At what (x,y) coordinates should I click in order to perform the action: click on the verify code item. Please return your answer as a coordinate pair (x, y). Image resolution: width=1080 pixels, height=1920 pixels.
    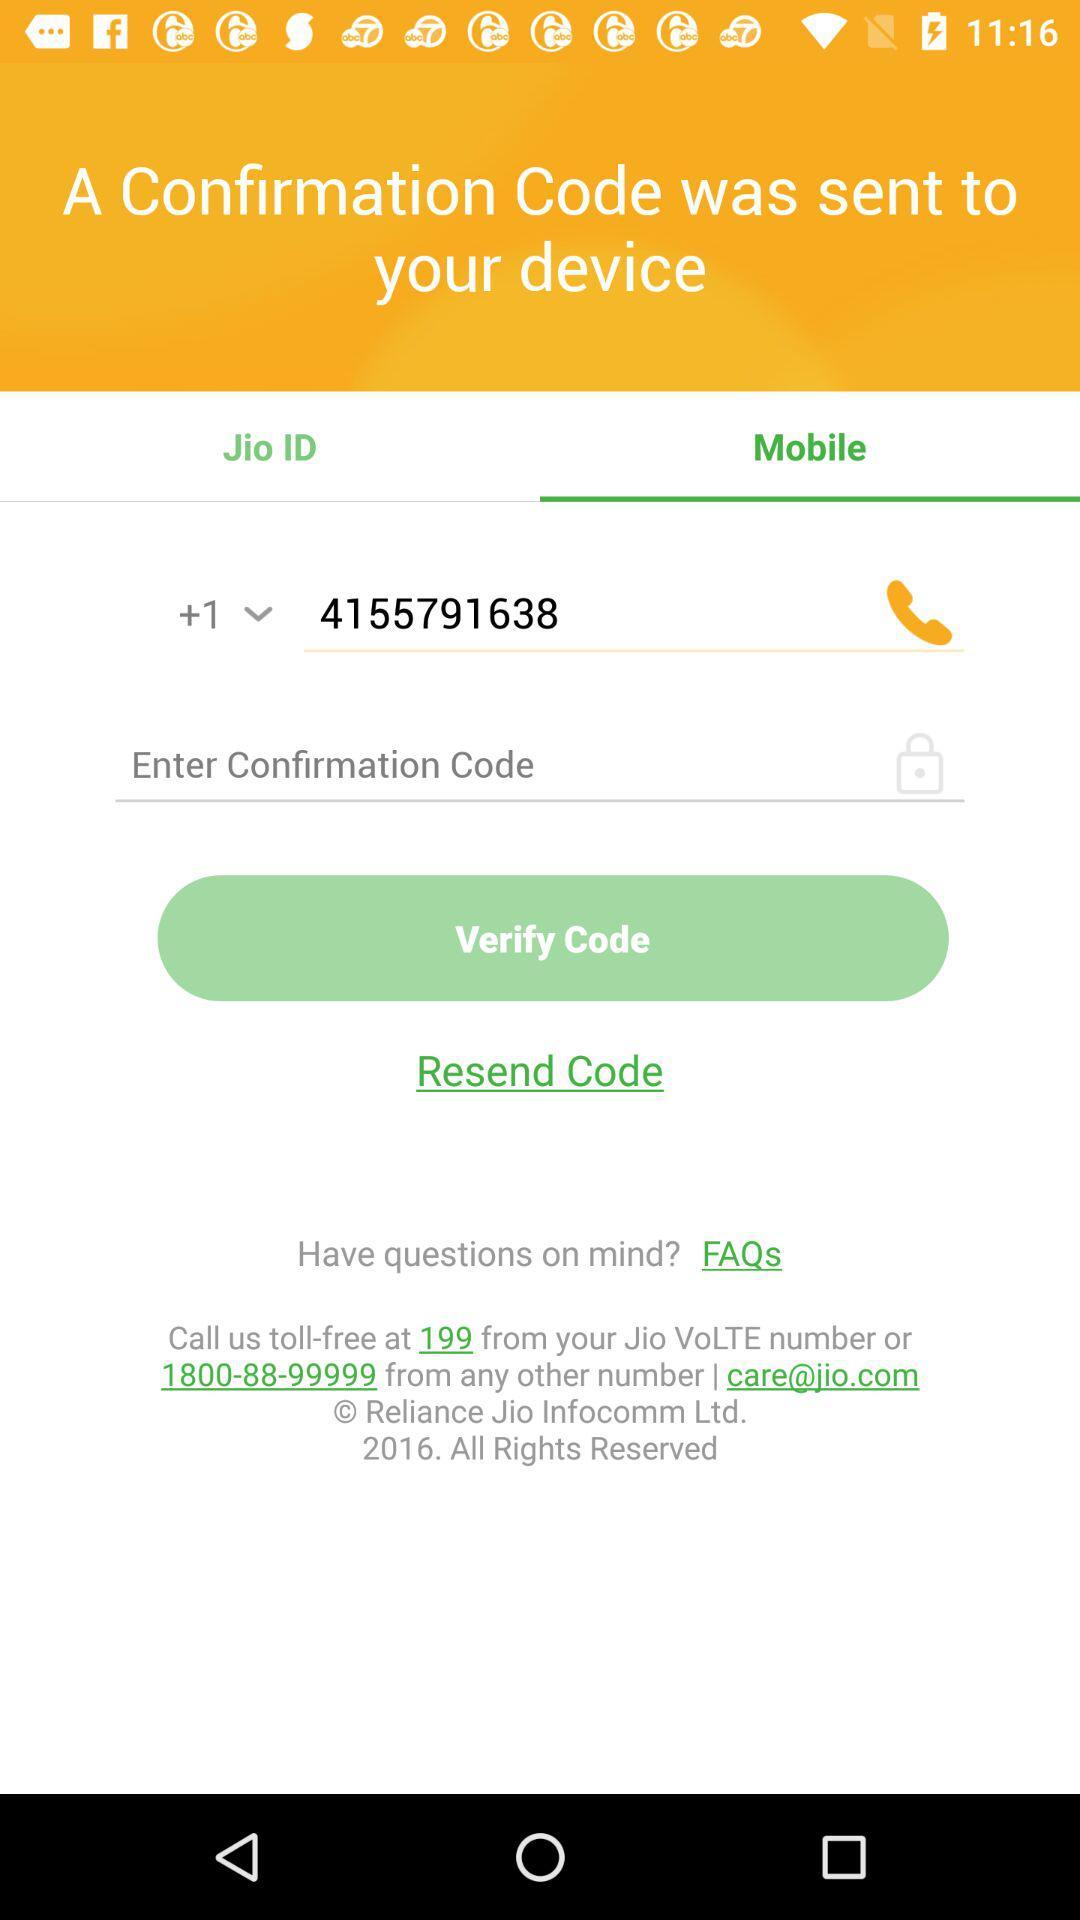
    Looking at the image, I should click on (553, 937).